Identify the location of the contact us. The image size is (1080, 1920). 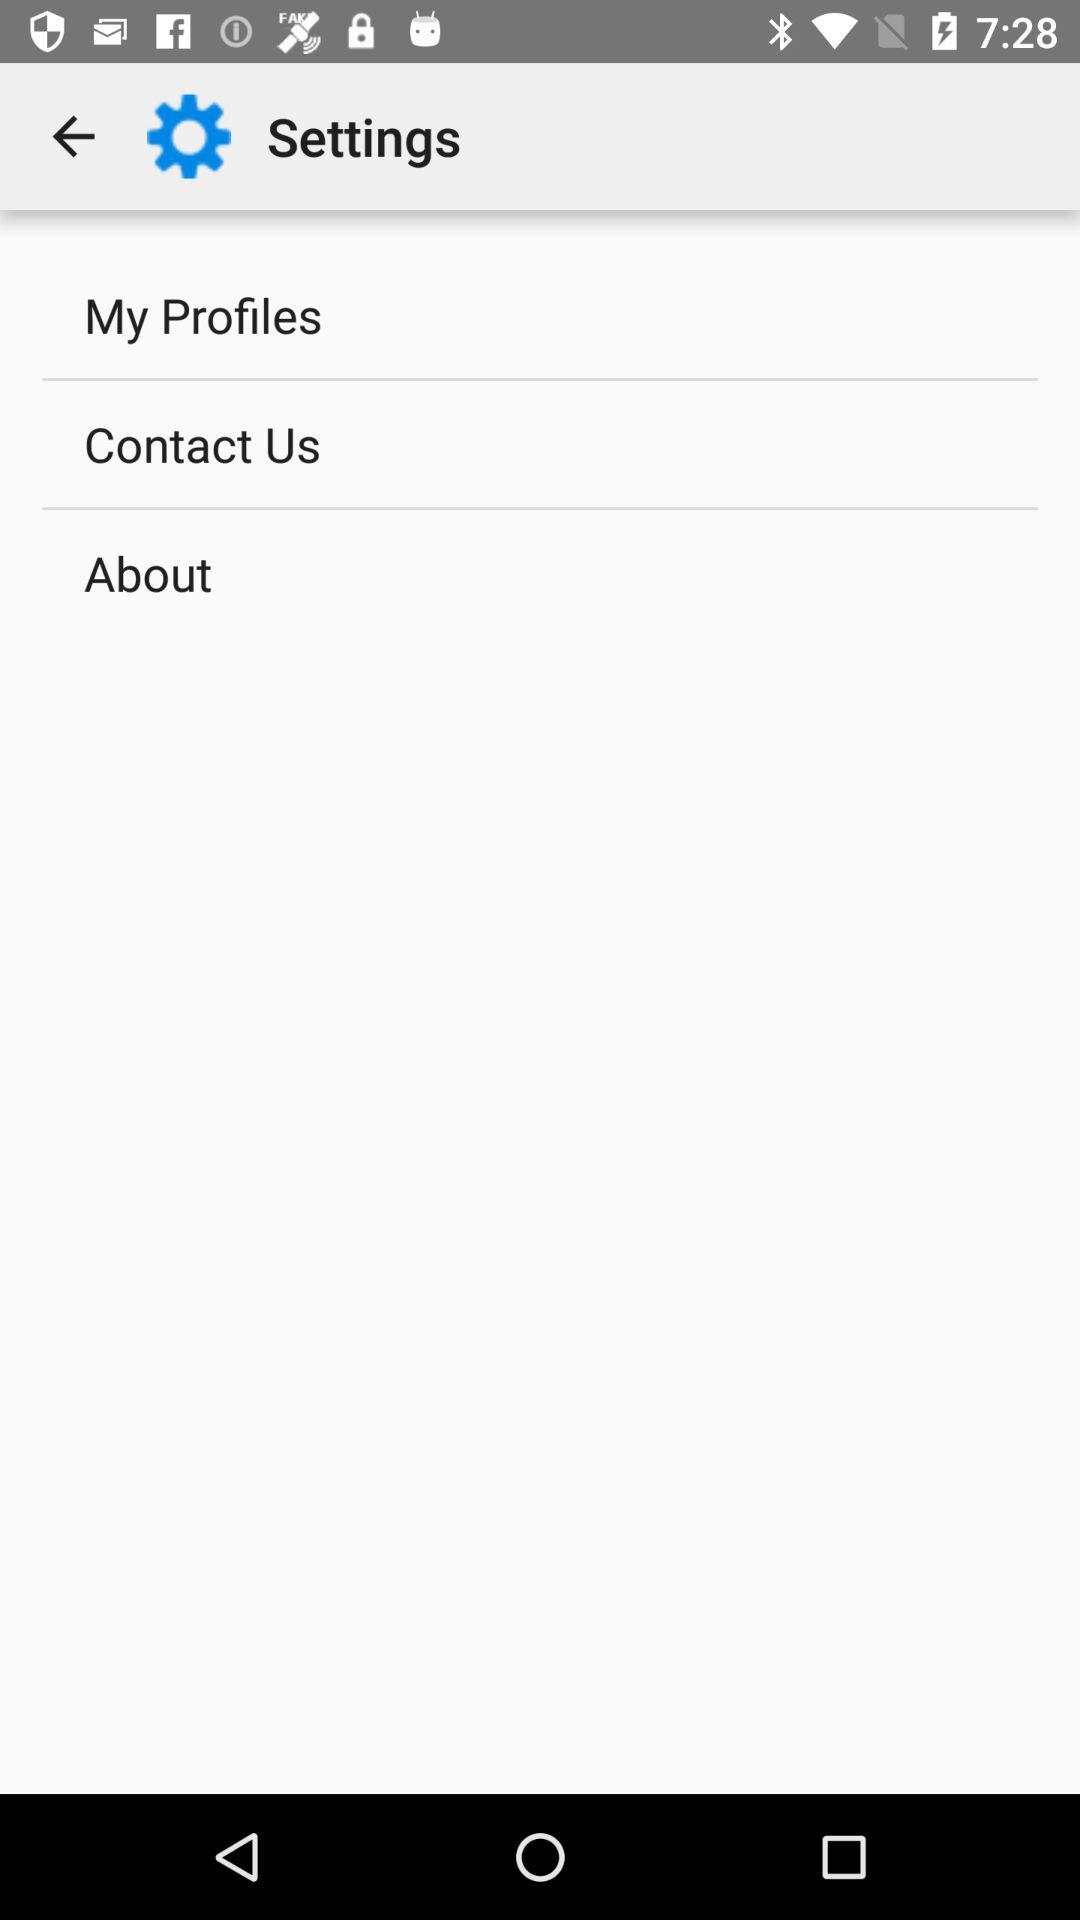
(540, 442).